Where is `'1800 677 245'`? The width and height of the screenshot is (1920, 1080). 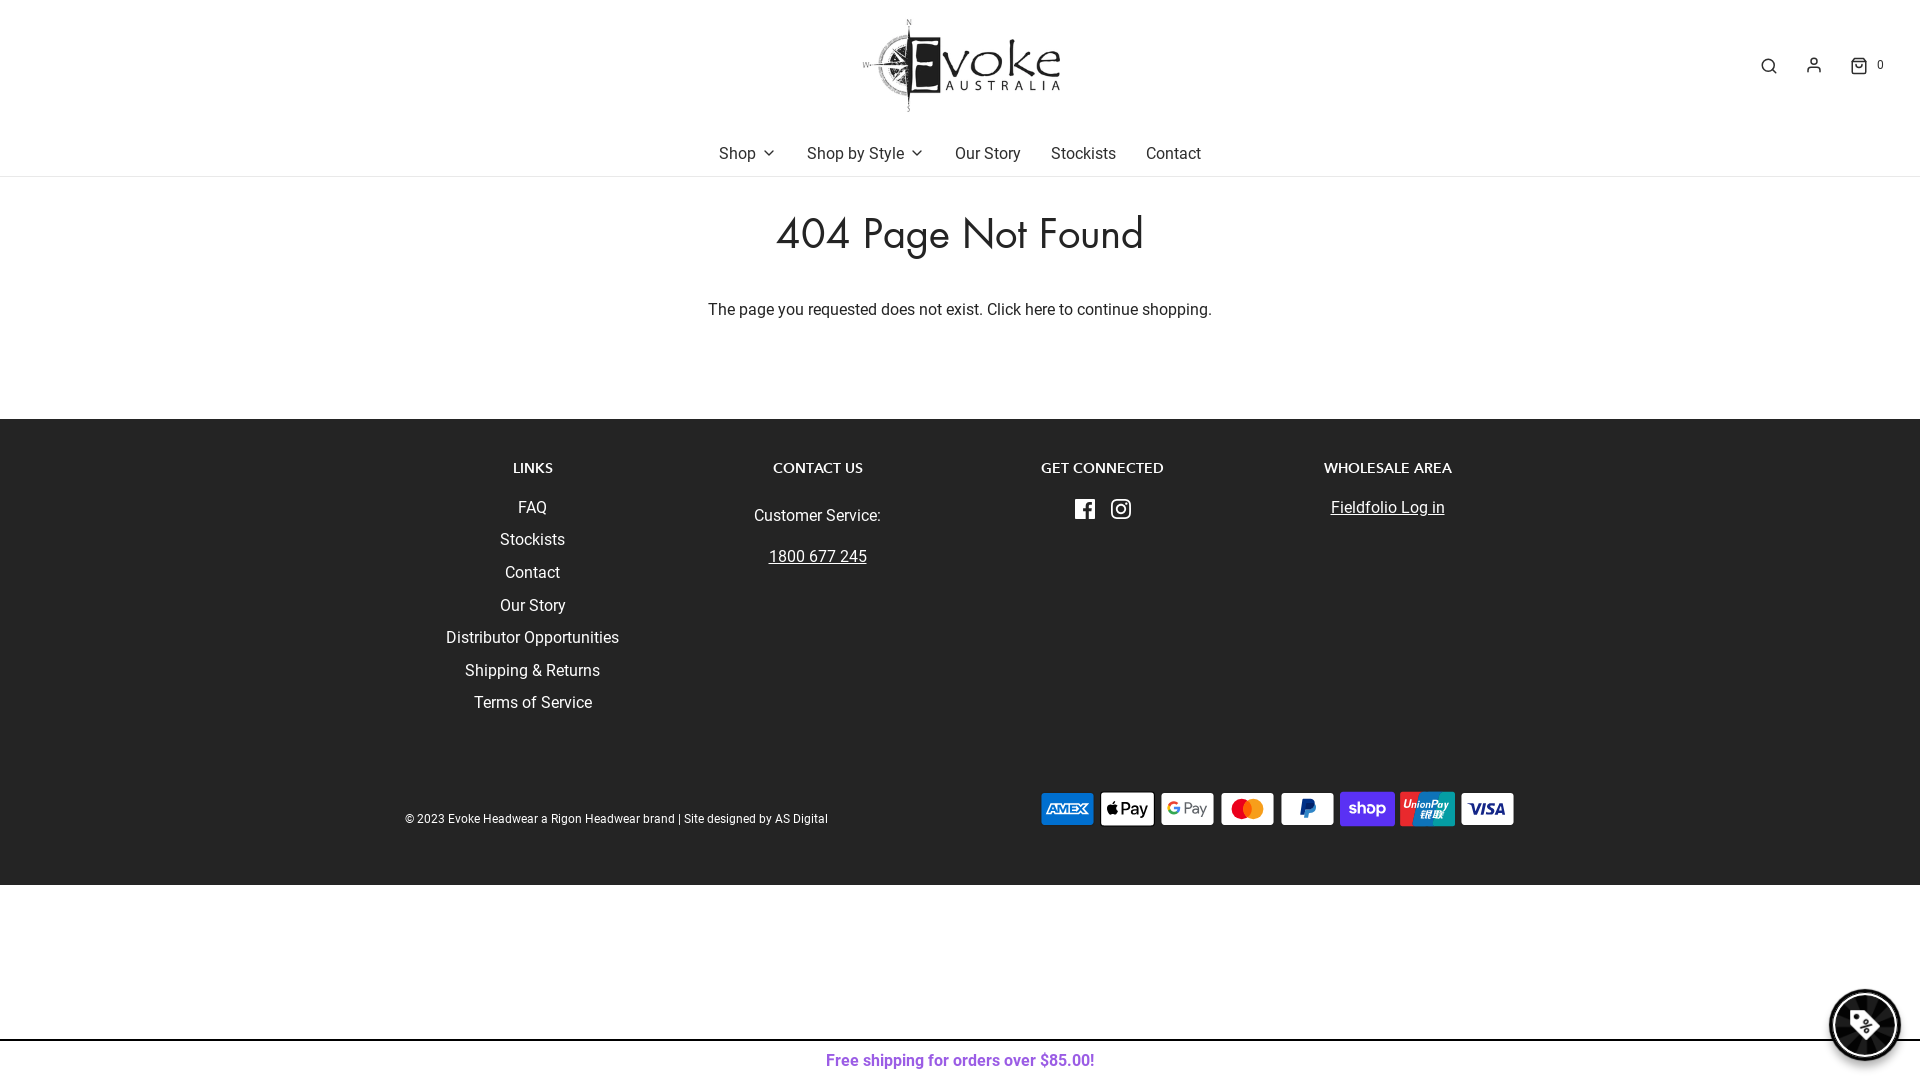 '1800 677 245' is located at coordinates (767, 556).